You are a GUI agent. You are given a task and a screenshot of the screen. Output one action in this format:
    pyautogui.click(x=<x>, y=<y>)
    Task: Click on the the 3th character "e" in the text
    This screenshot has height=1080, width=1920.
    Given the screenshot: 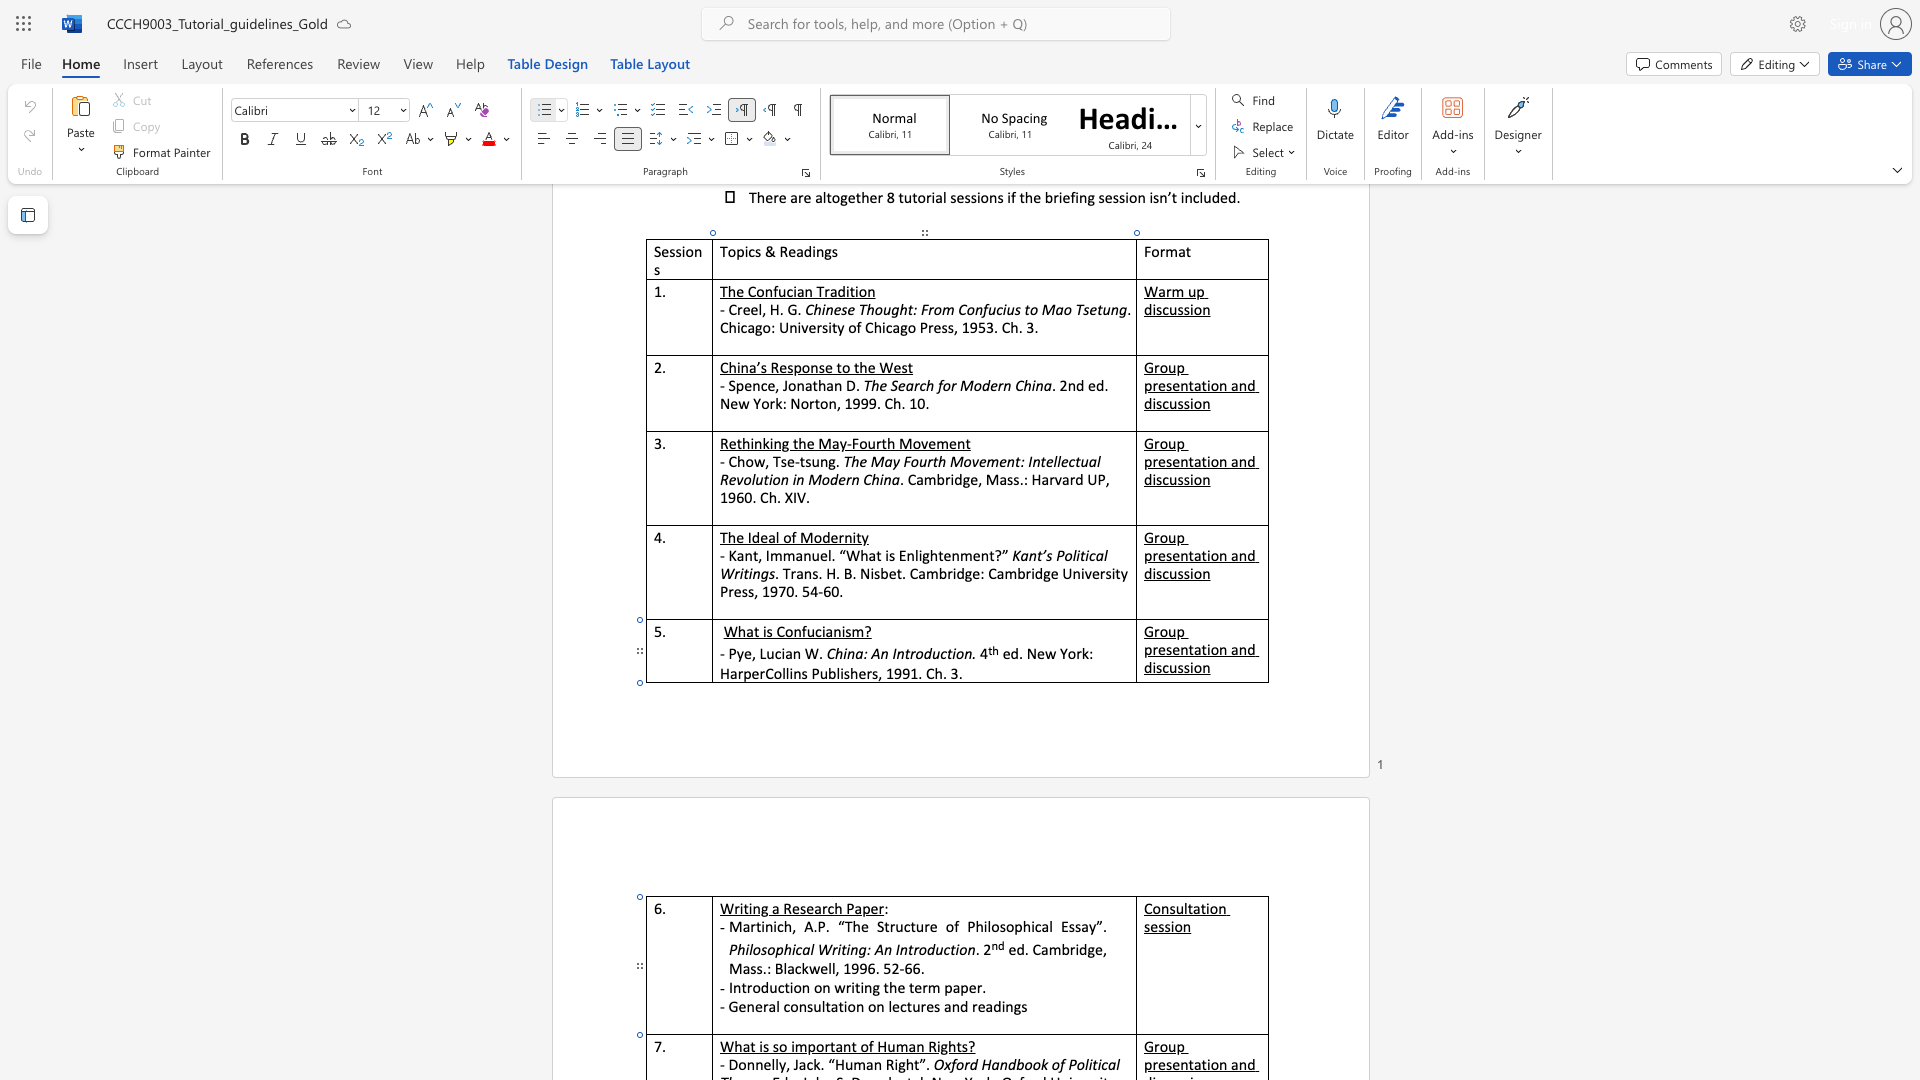 What is the action you would take?
    pyautogui.click(x=895, y=1006)
    